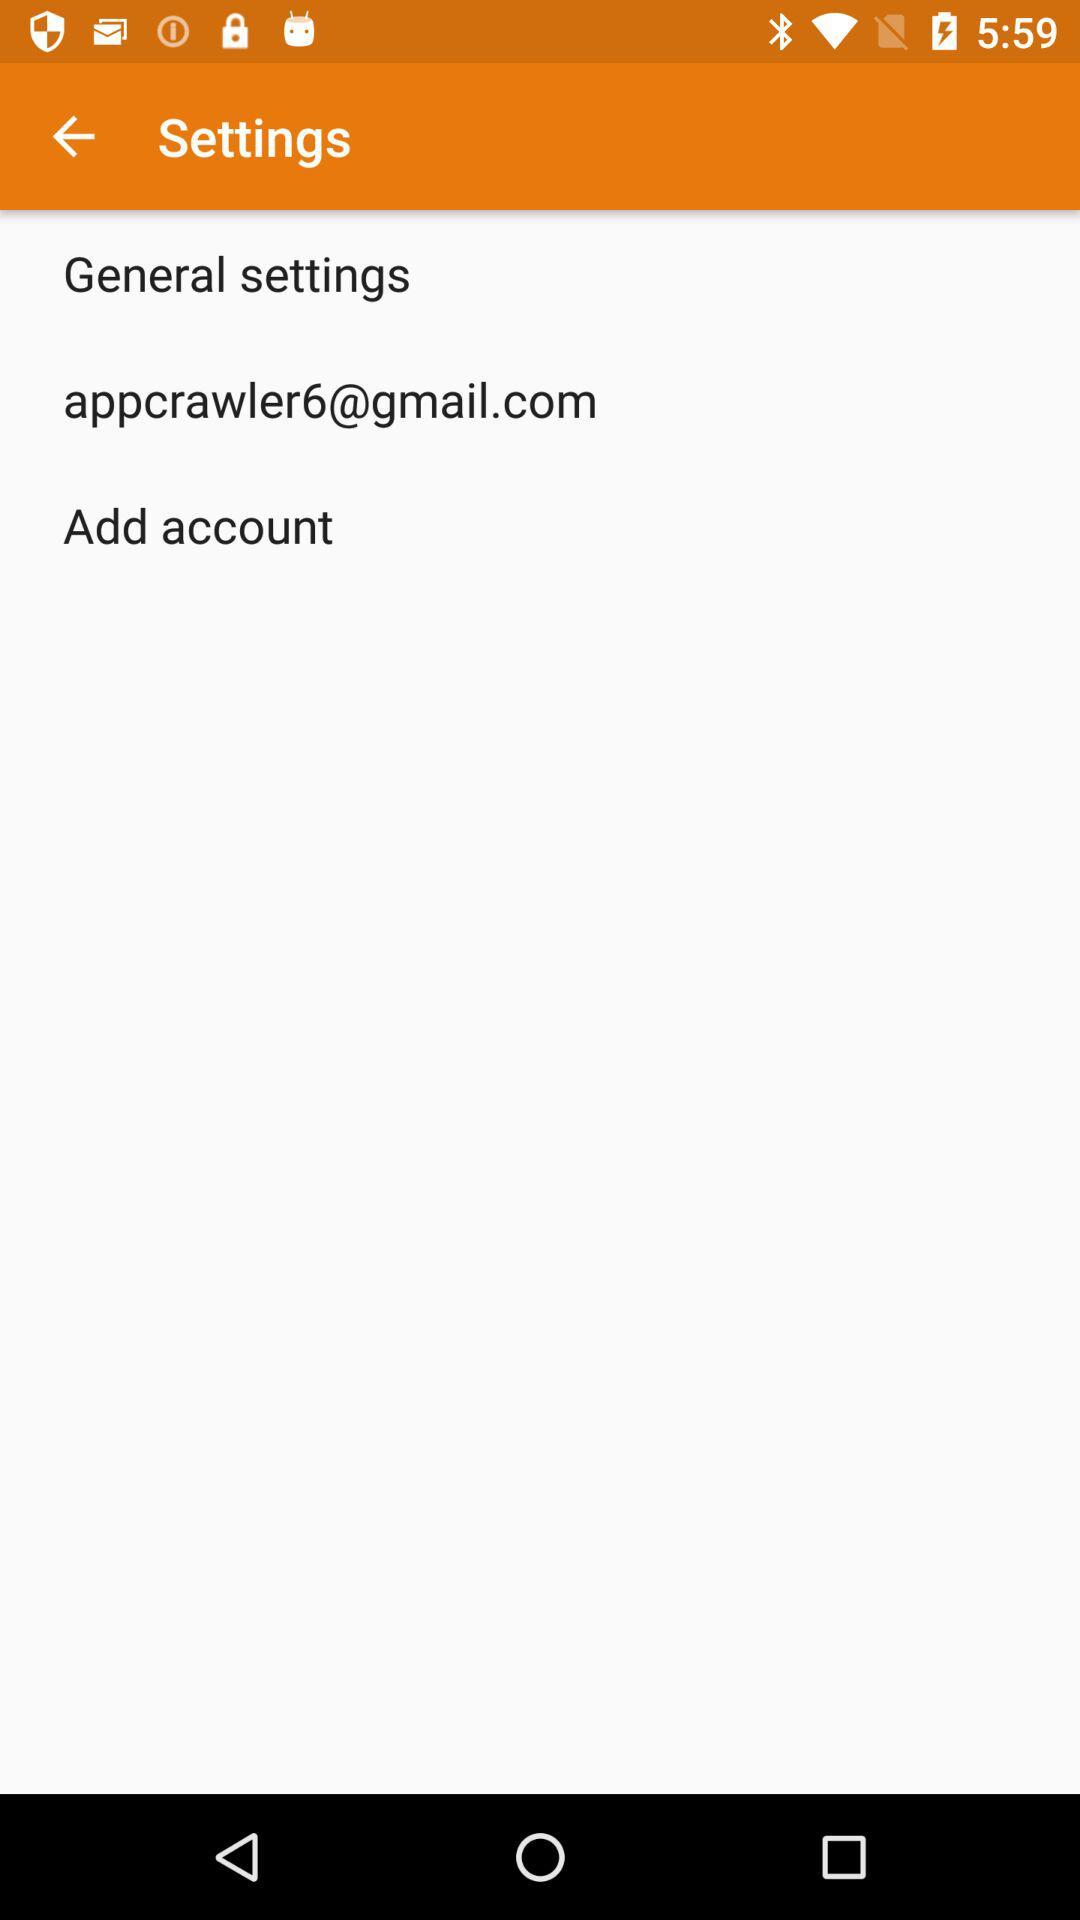 Image resolution: width=1080 pixels, height=1920 pixels. I want to click on icon to the left of settings item, so click(72, 135).